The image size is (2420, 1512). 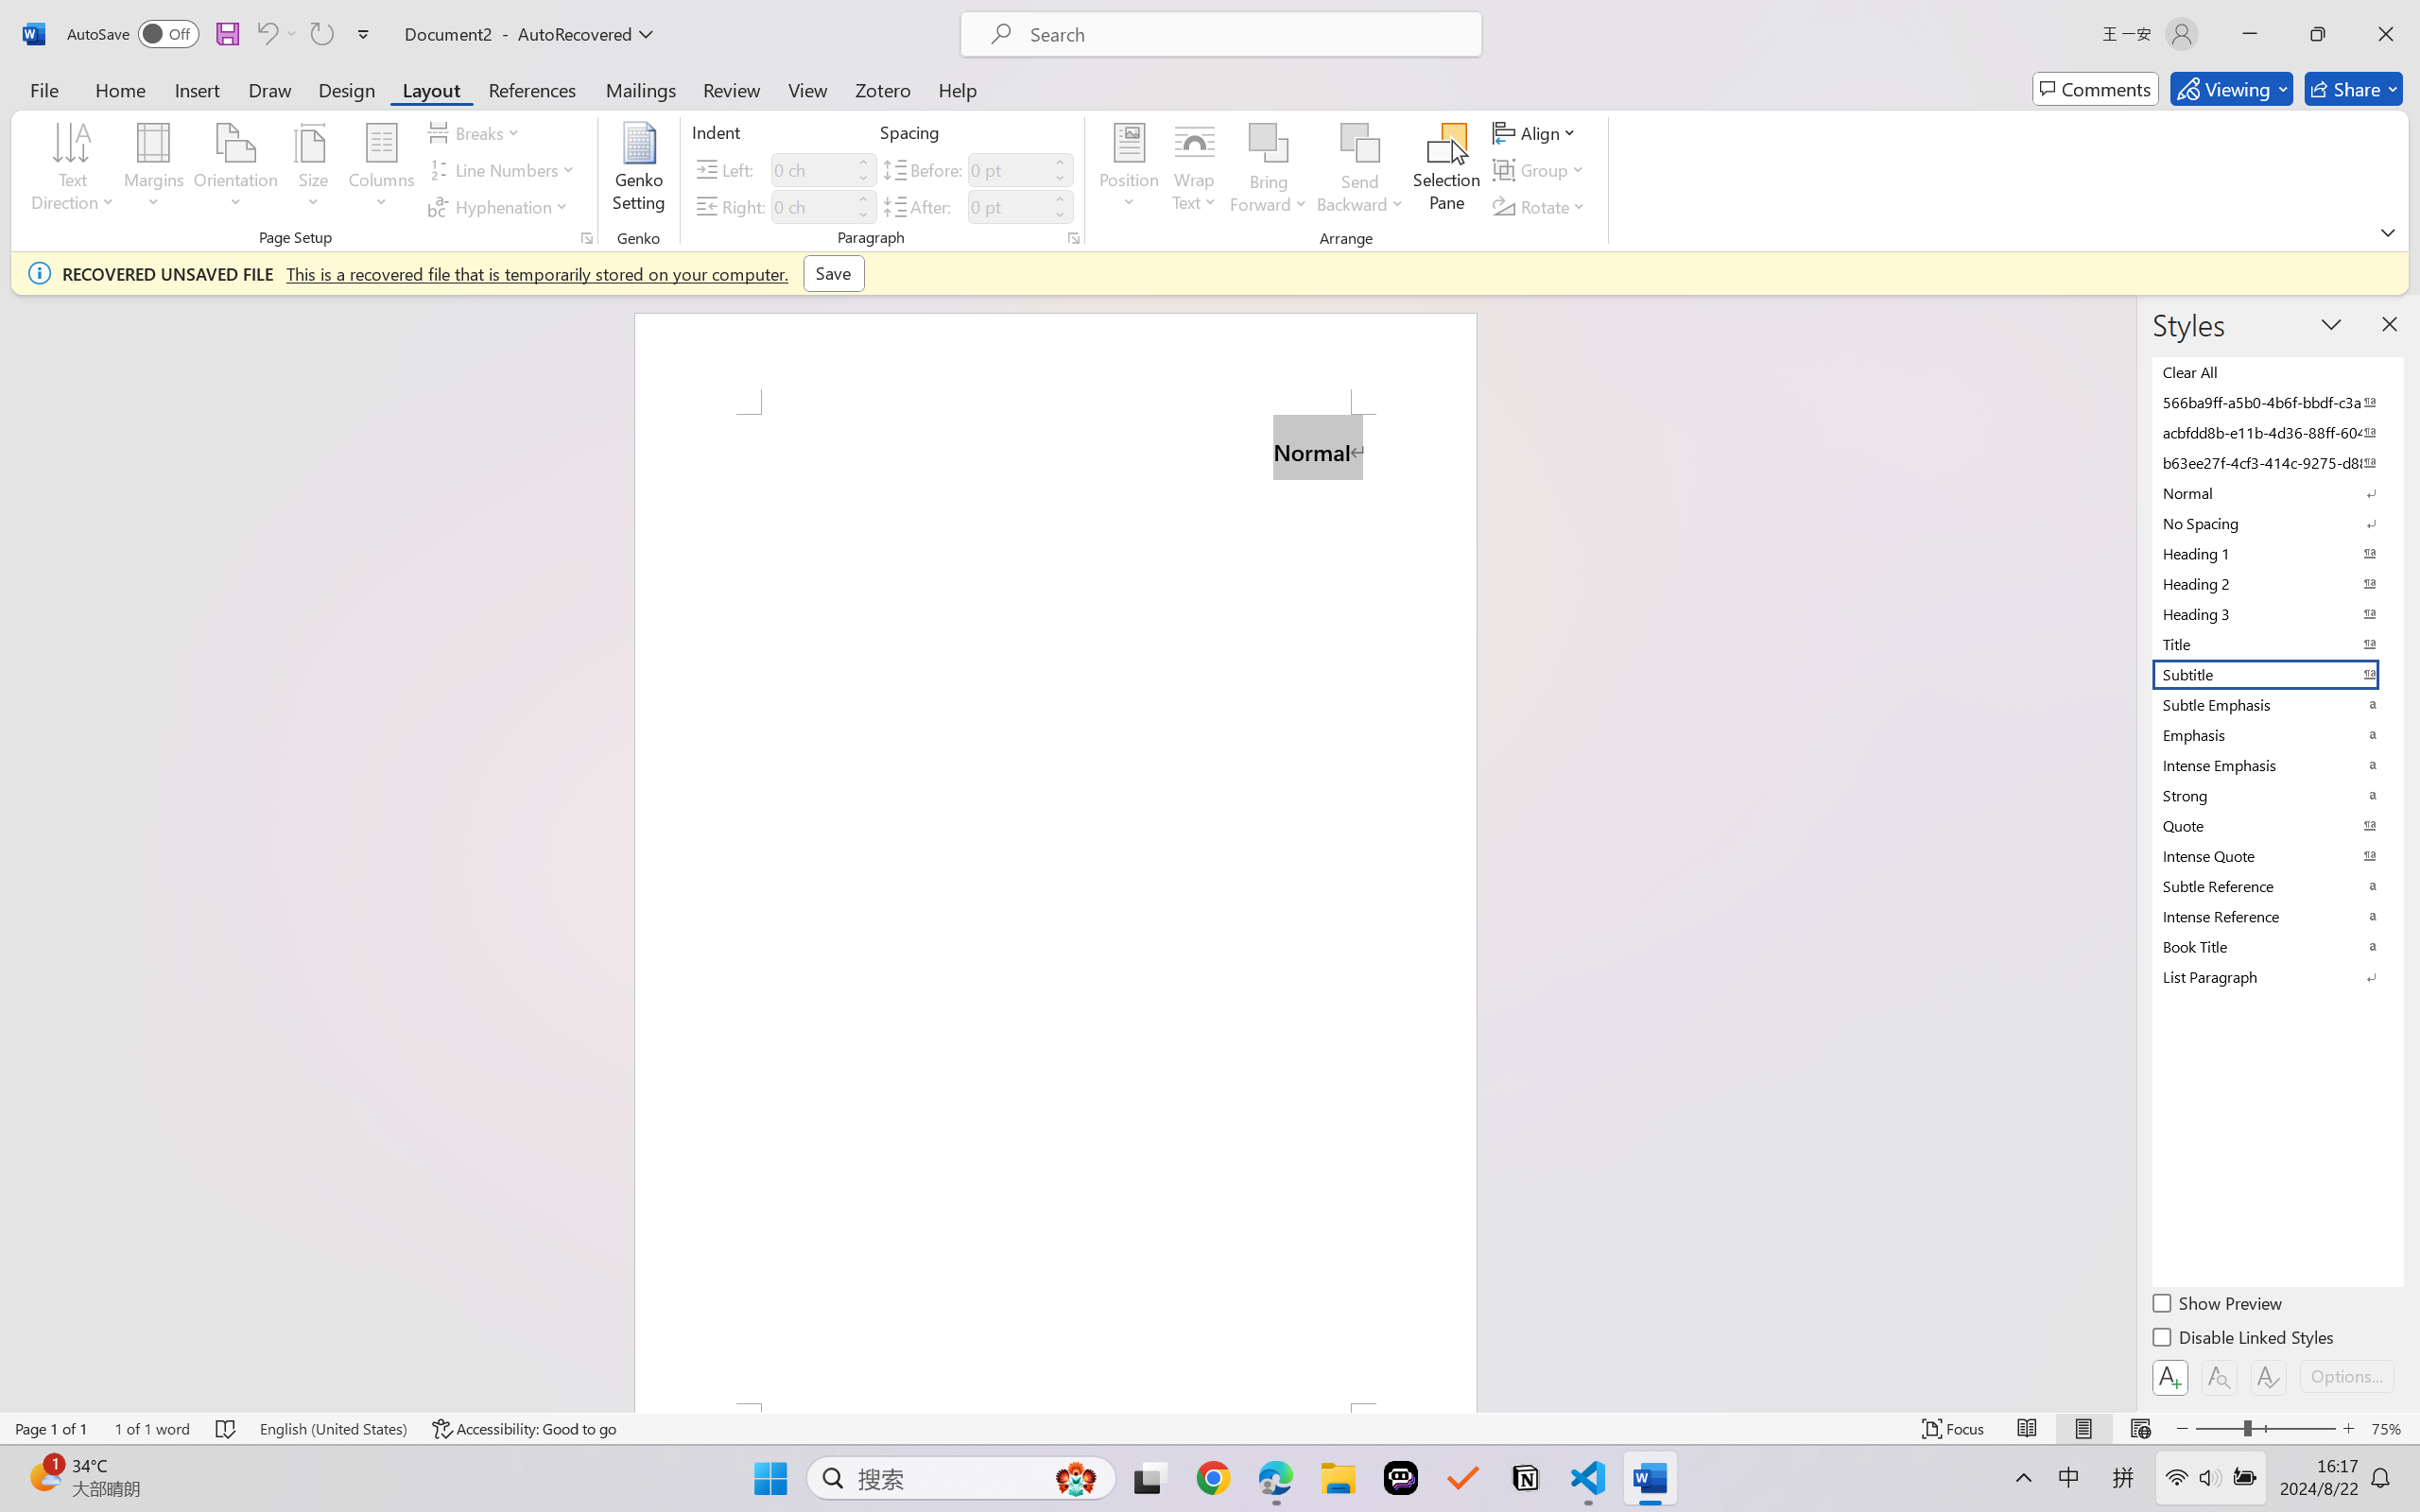 What do you see at coordinates (2275, 733) in the screenshot?
I see `'Emphasis'` at bounding box center [2275, 733].